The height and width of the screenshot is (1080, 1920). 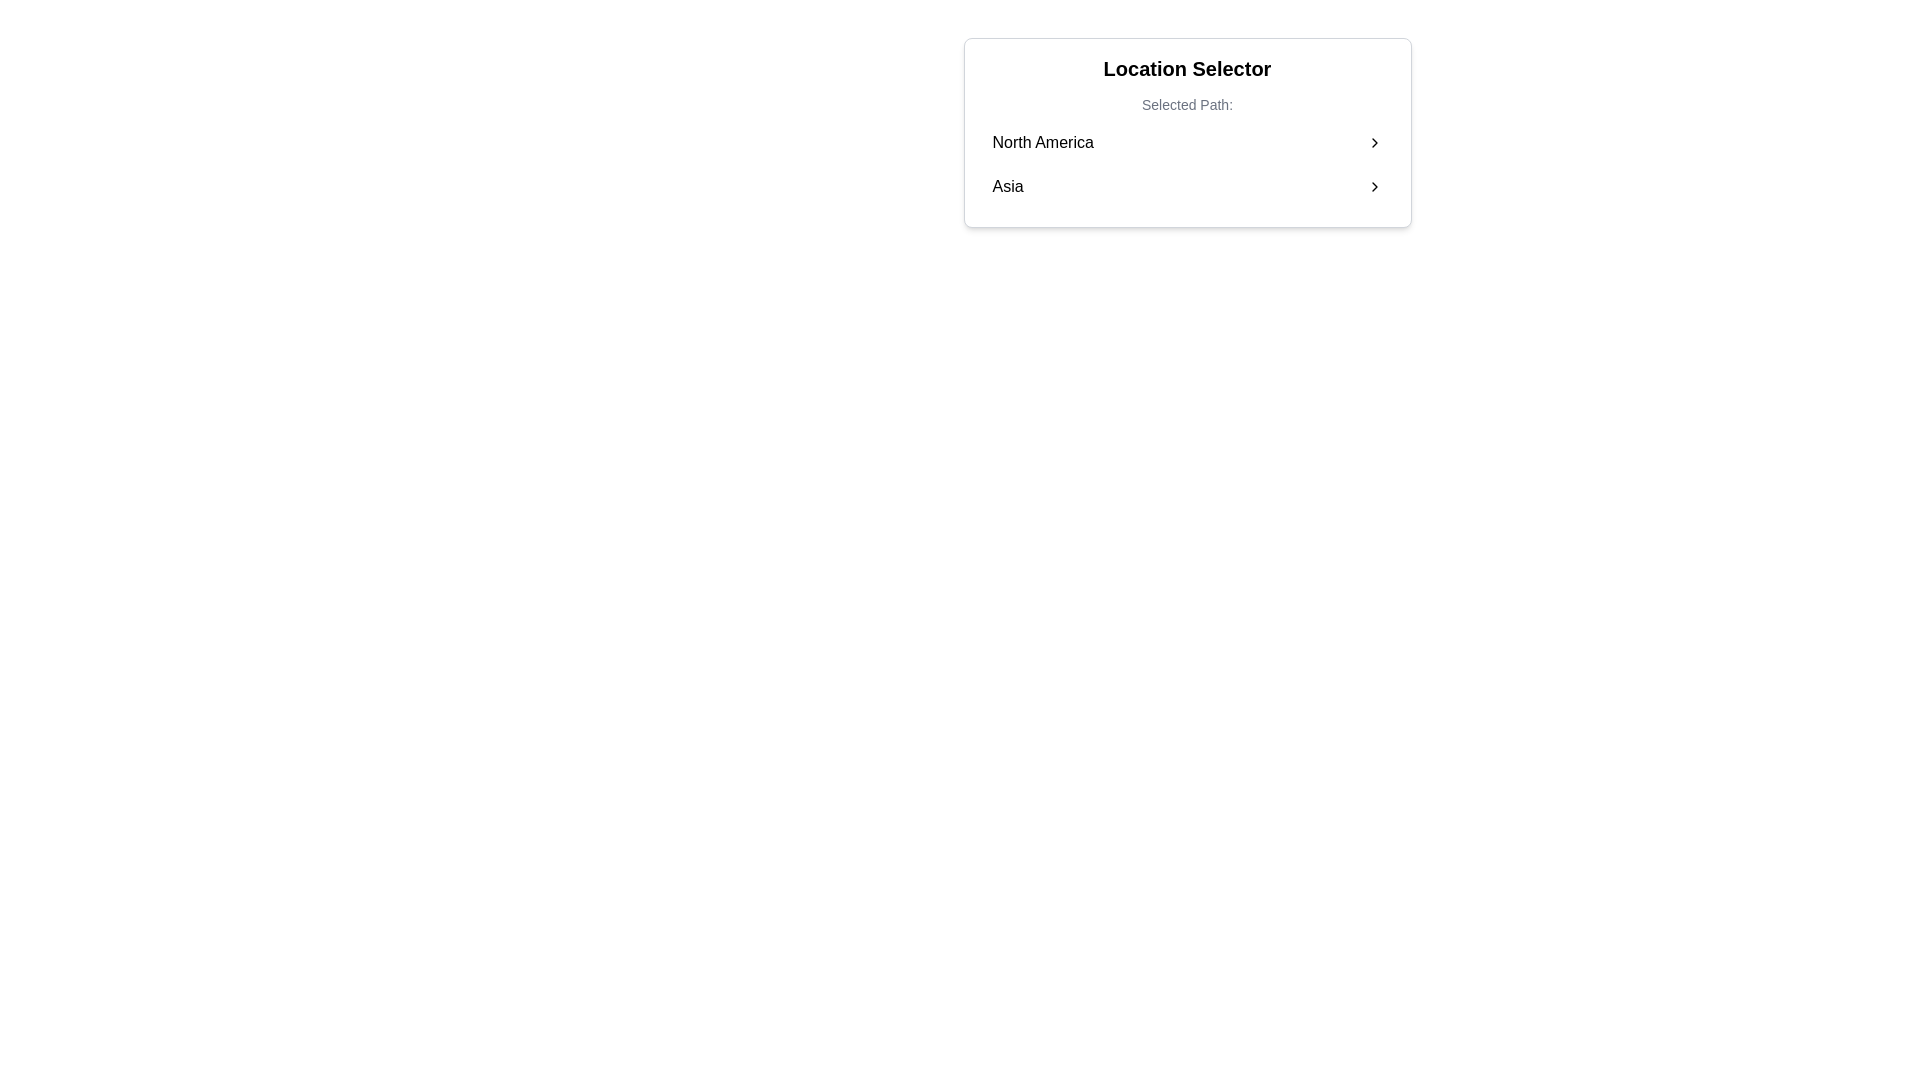 I want to click on the right-facing chevron icon that indicates forward navigation next to the 'Asia' option in the location selector interface, so click(x=1373, y=186).